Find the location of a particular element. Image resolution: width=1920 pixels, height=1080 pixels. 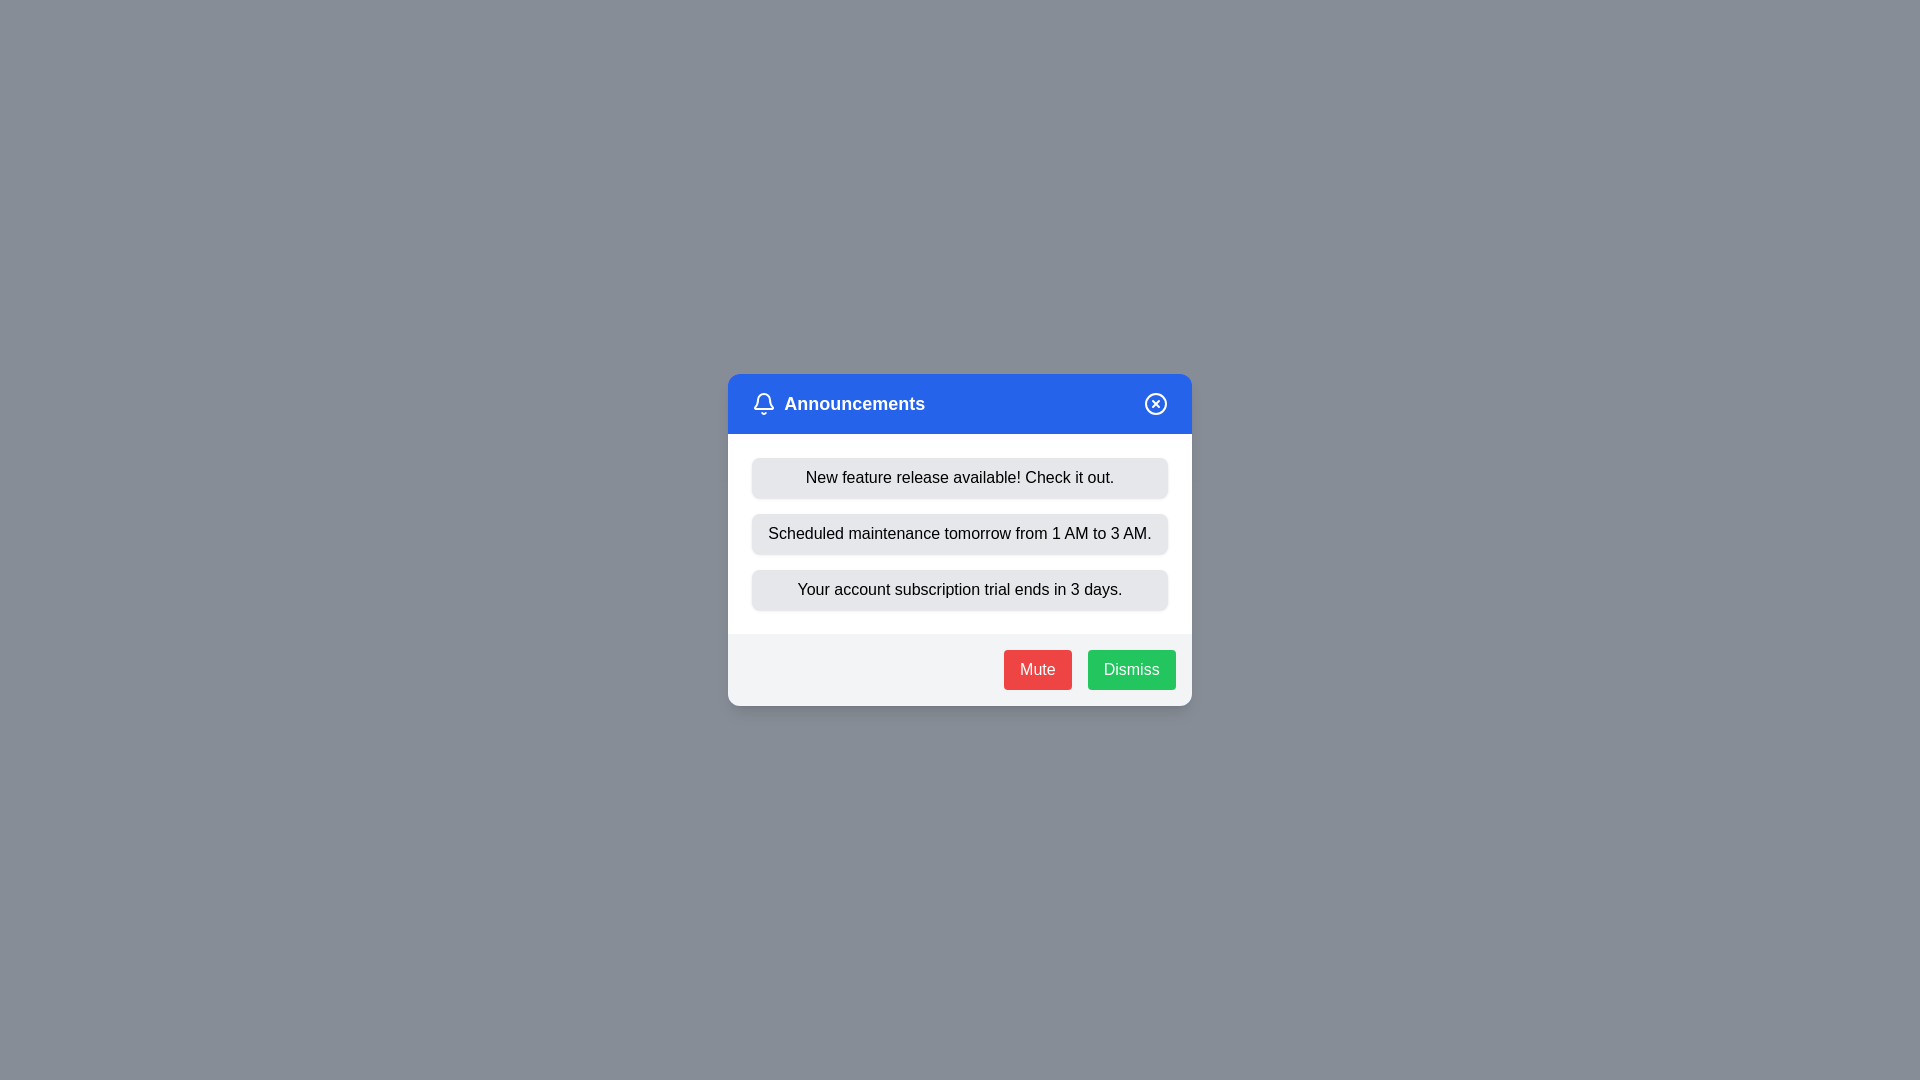

the close icon in the header to close the notification dialog is located at coordinates (1155, 404).